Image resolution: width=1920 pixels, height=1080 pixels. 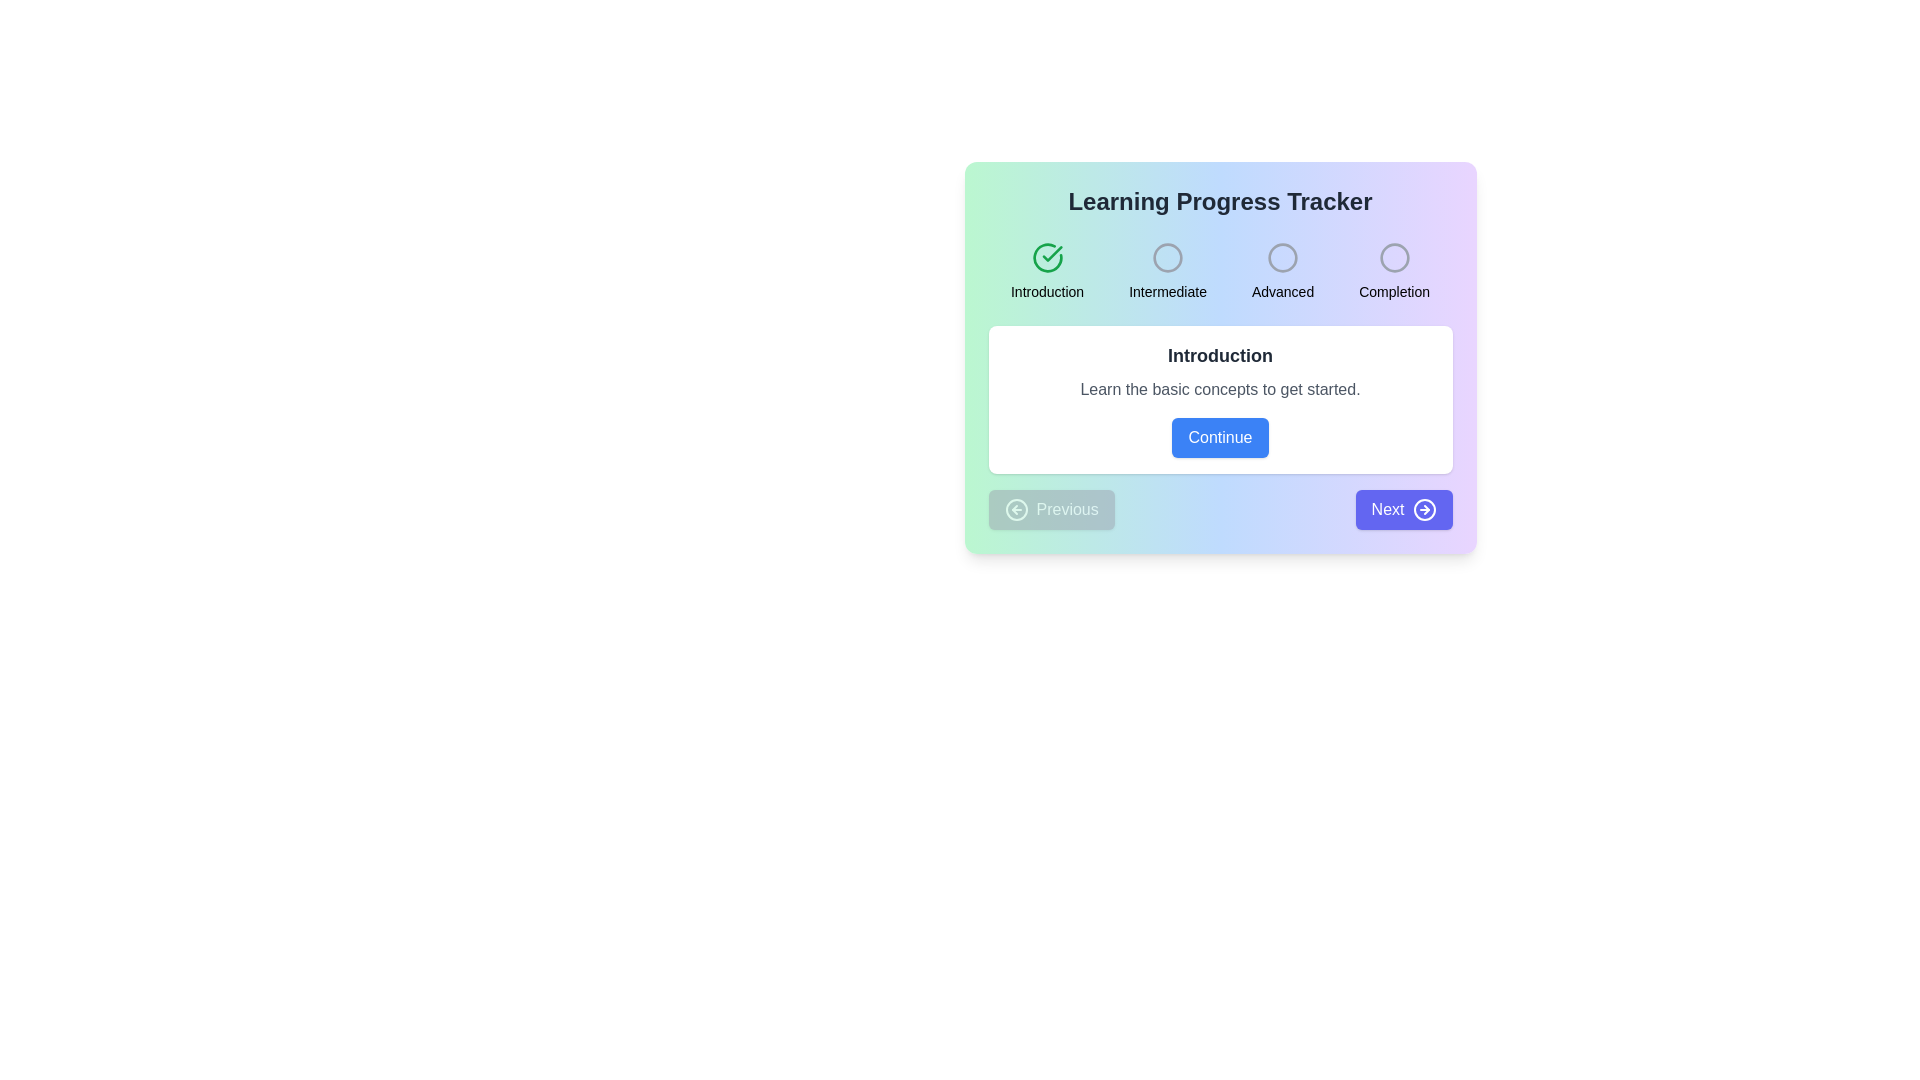 What do you see at coordinates (1283, 272) in the screenshot?
I see `the 'Advanced' progress indicator step, which features a circular icon with a gray border and the label 'Advanced' below it, located in the upper center portion of the interface` at bounding box center [1283, 272].